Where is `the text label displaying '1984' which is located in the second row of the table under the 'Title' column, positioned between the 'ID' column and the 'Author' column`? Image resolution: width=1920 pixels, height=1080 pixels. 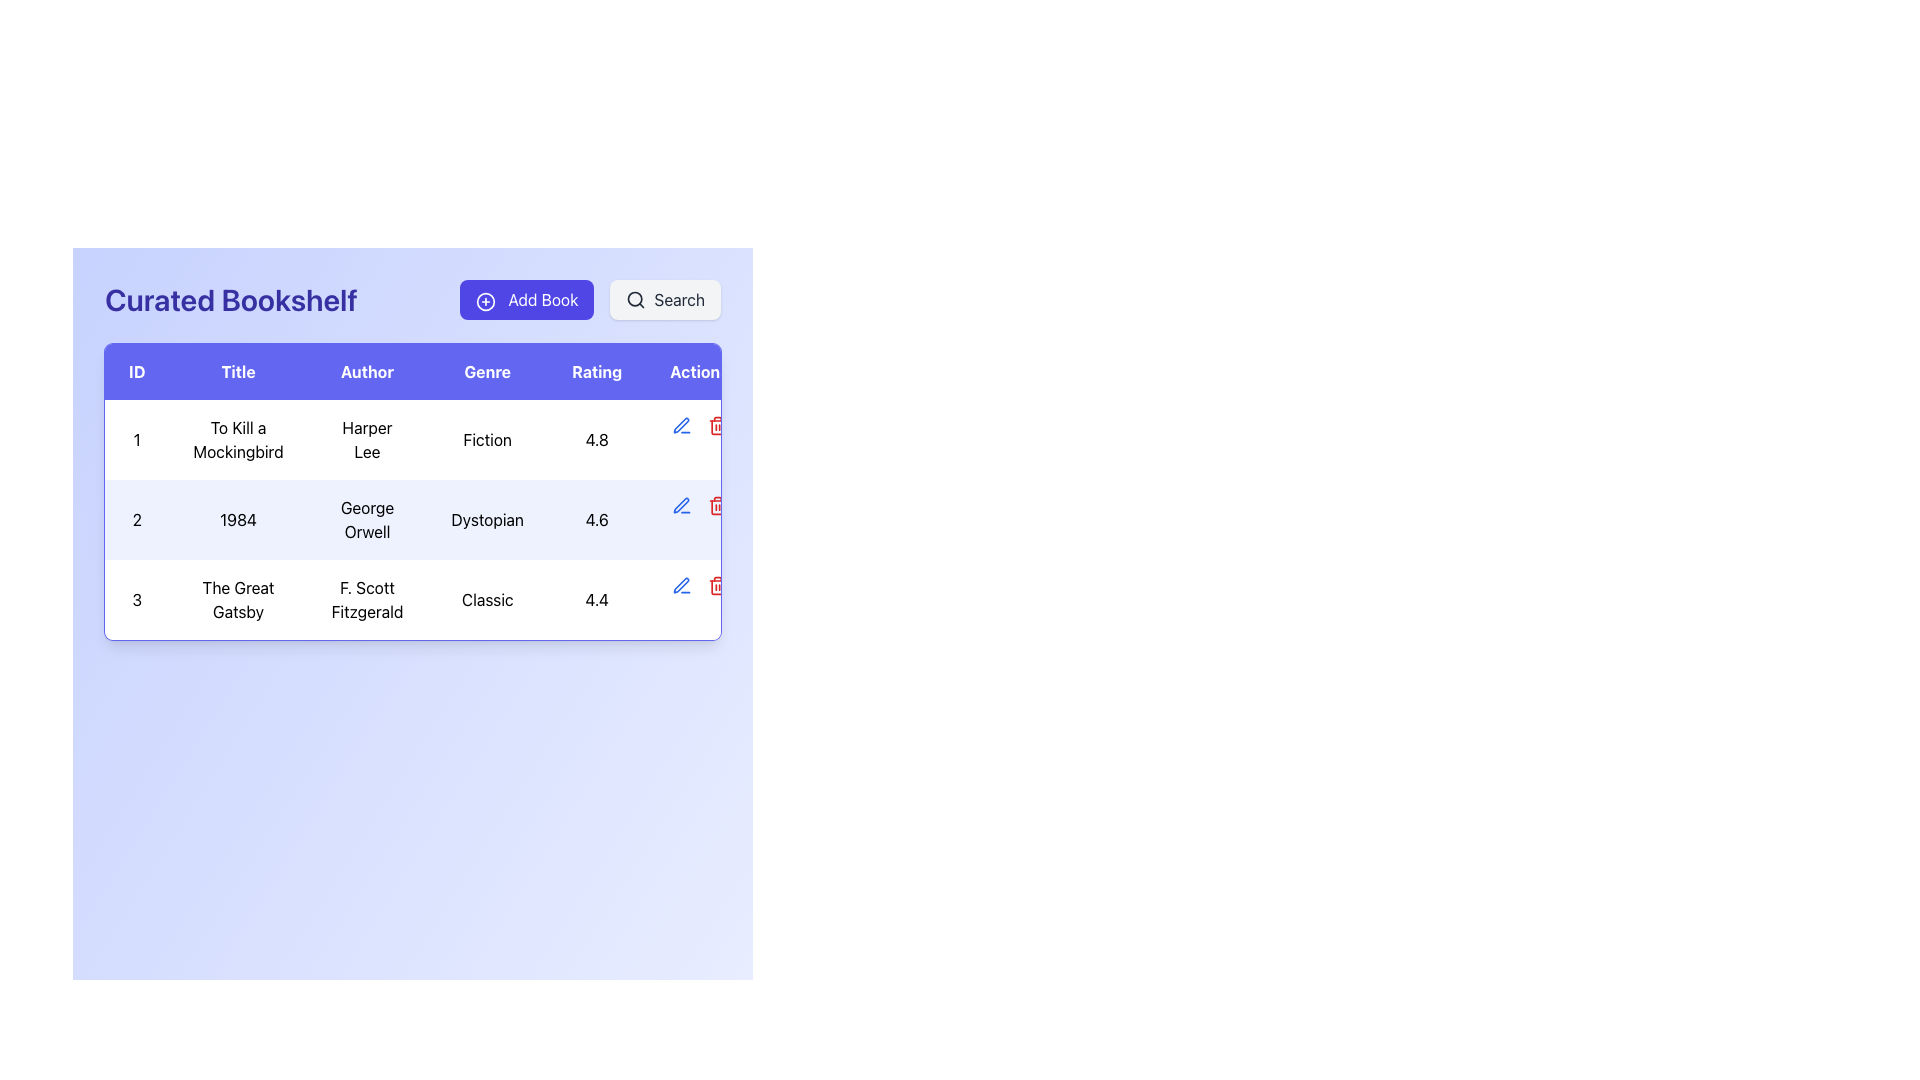
the text label displaying '1984' which is located in the second row of the table under the 'Title' column, positioned between the 'ID' column and the 'Author' column is located at coordinates (238, 519).